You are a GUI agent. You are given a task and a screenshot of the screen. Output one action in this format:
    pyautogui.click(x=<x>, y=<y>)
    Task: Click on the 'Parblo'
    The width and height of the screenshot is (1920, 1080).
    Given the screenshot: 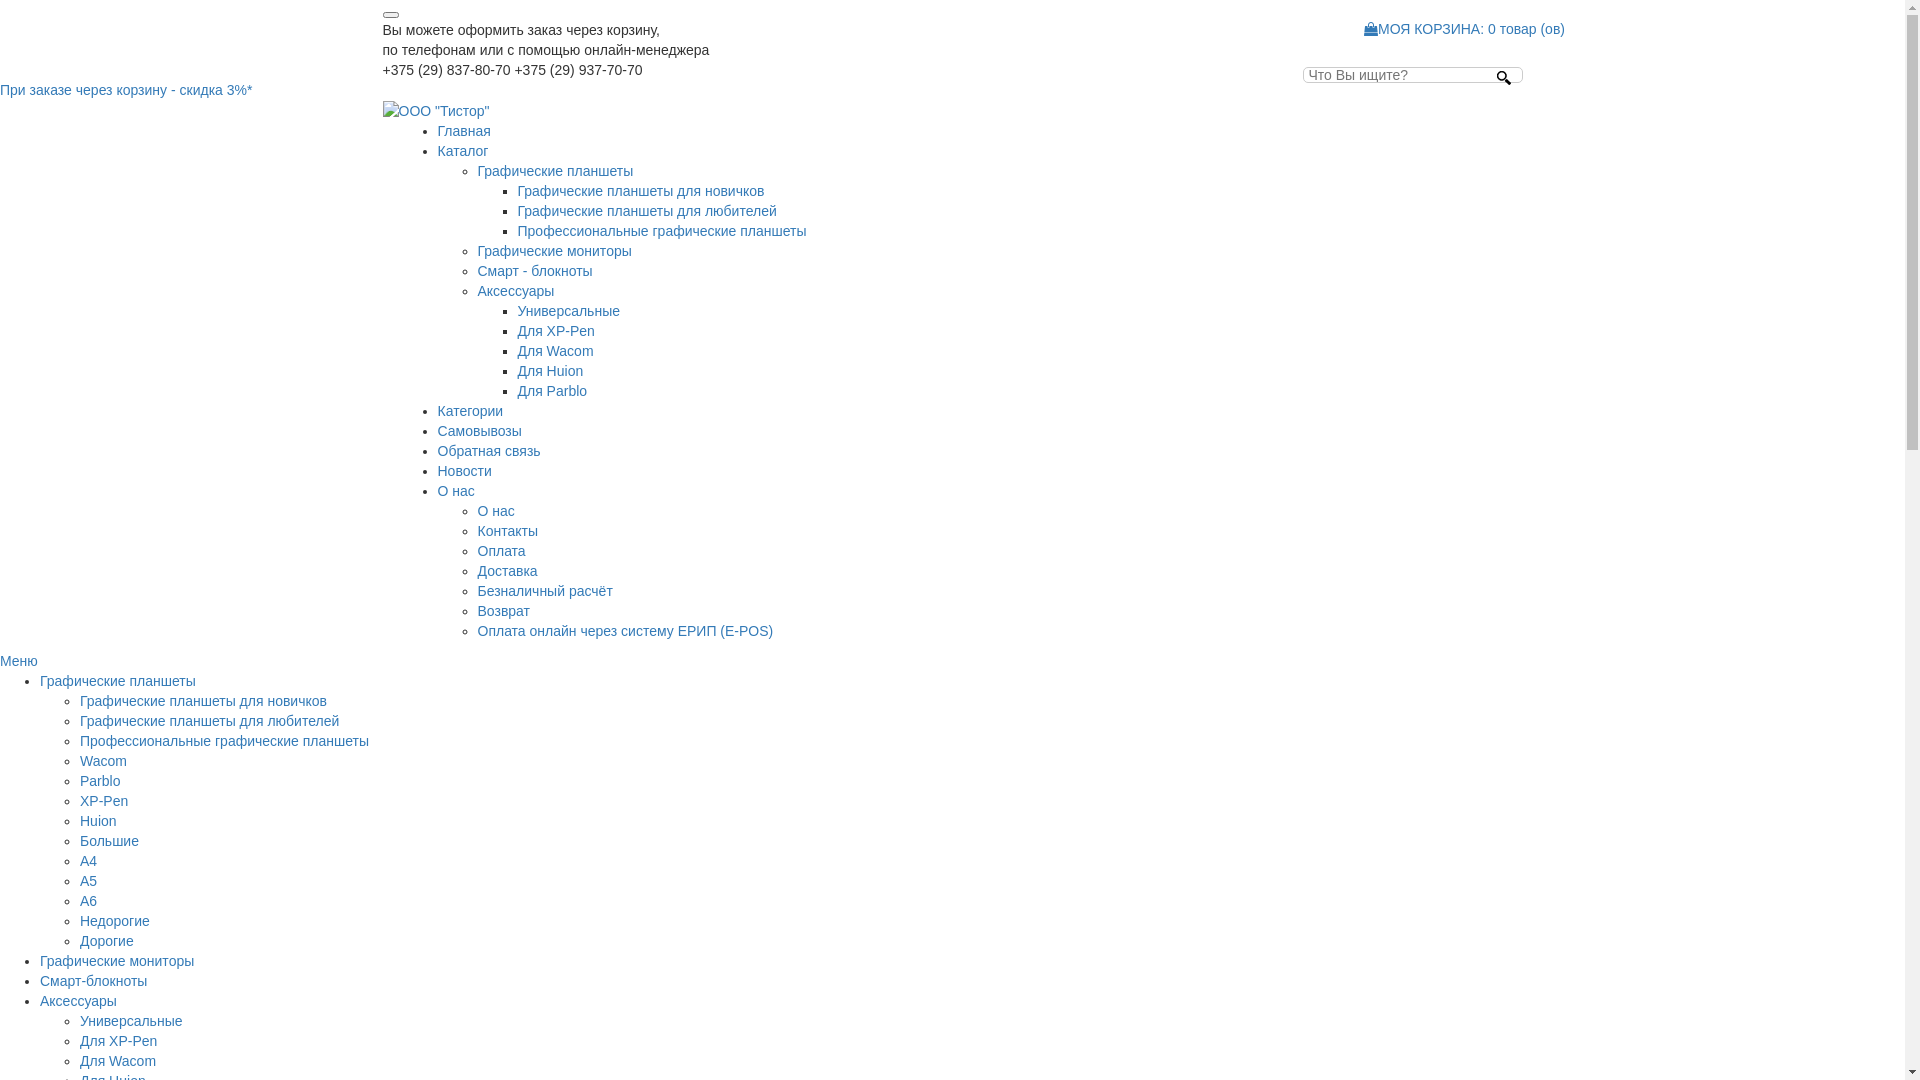 What is the action you would take?
    pyautogui.click(x=99, y=779)
    